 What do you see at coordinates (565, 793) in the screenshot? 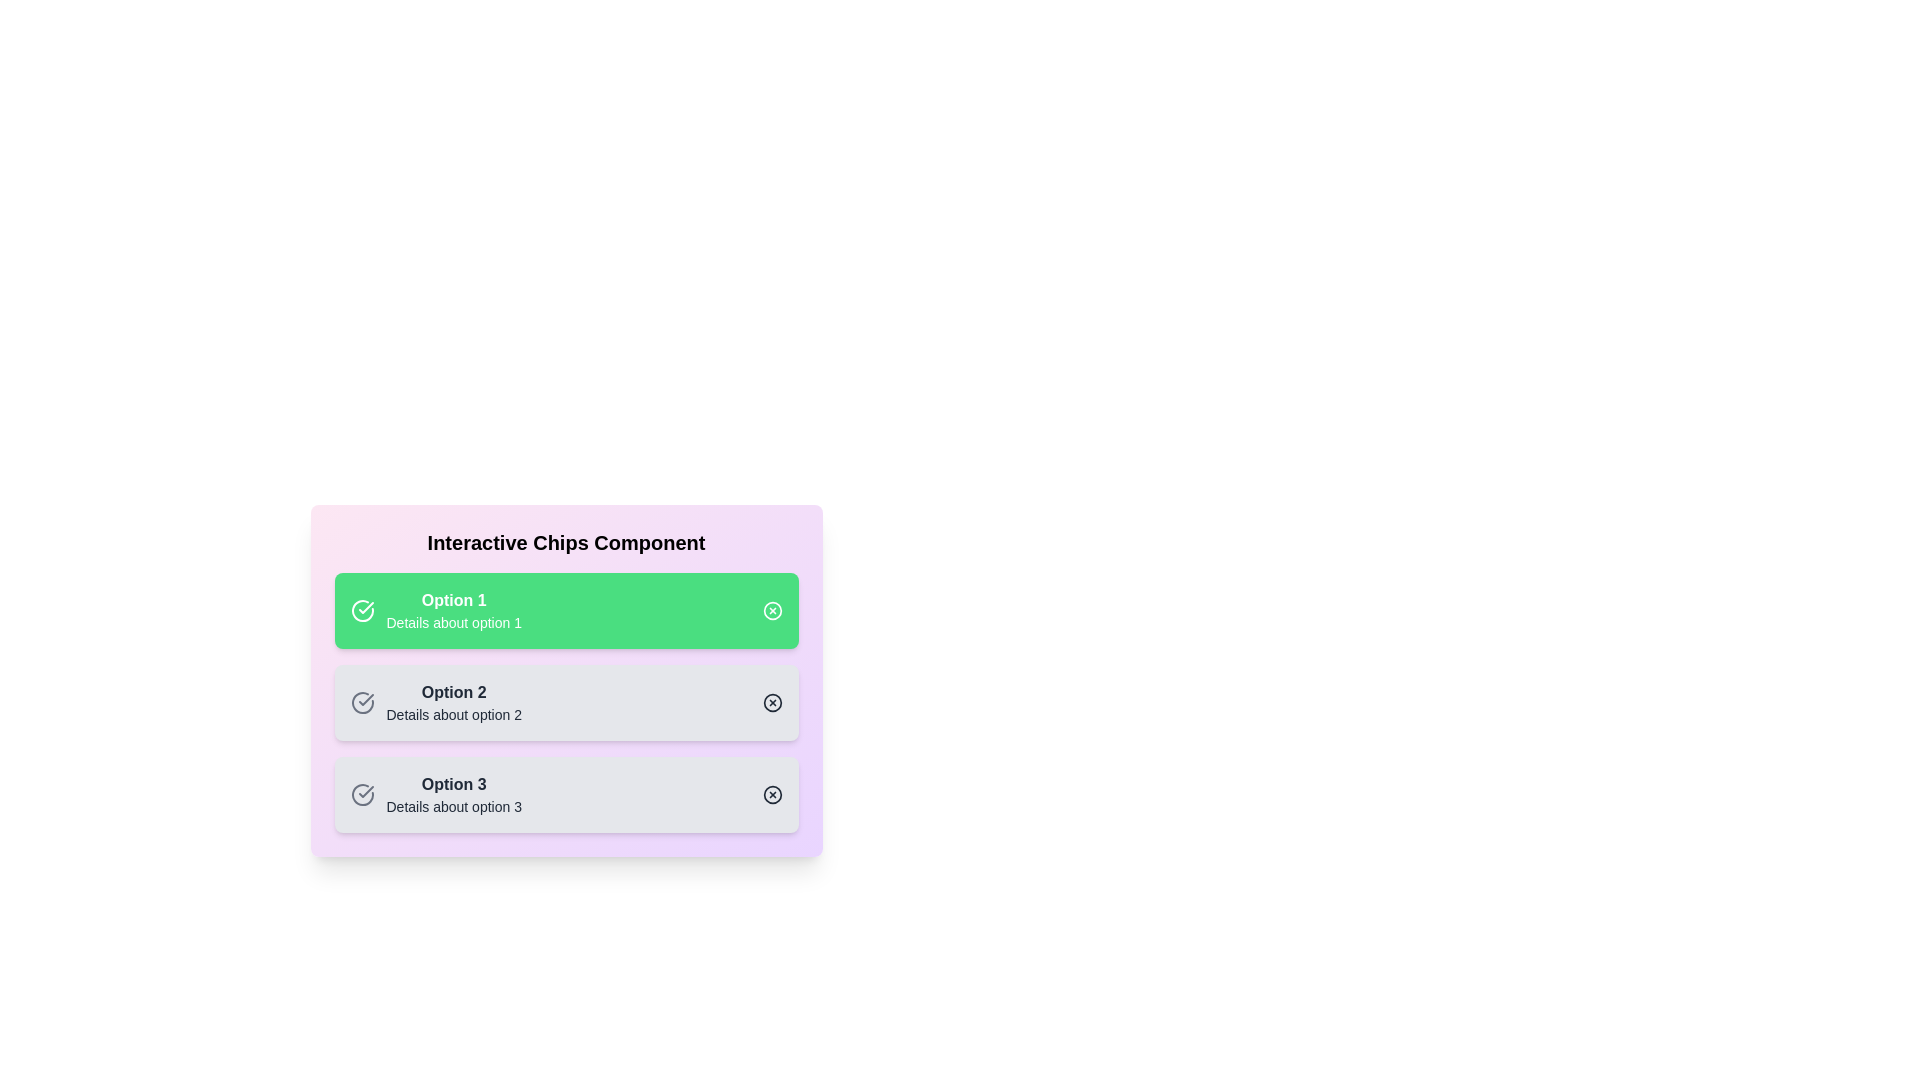
I see `the chip corresponding to Option 3` at bounding box center [565, 793].